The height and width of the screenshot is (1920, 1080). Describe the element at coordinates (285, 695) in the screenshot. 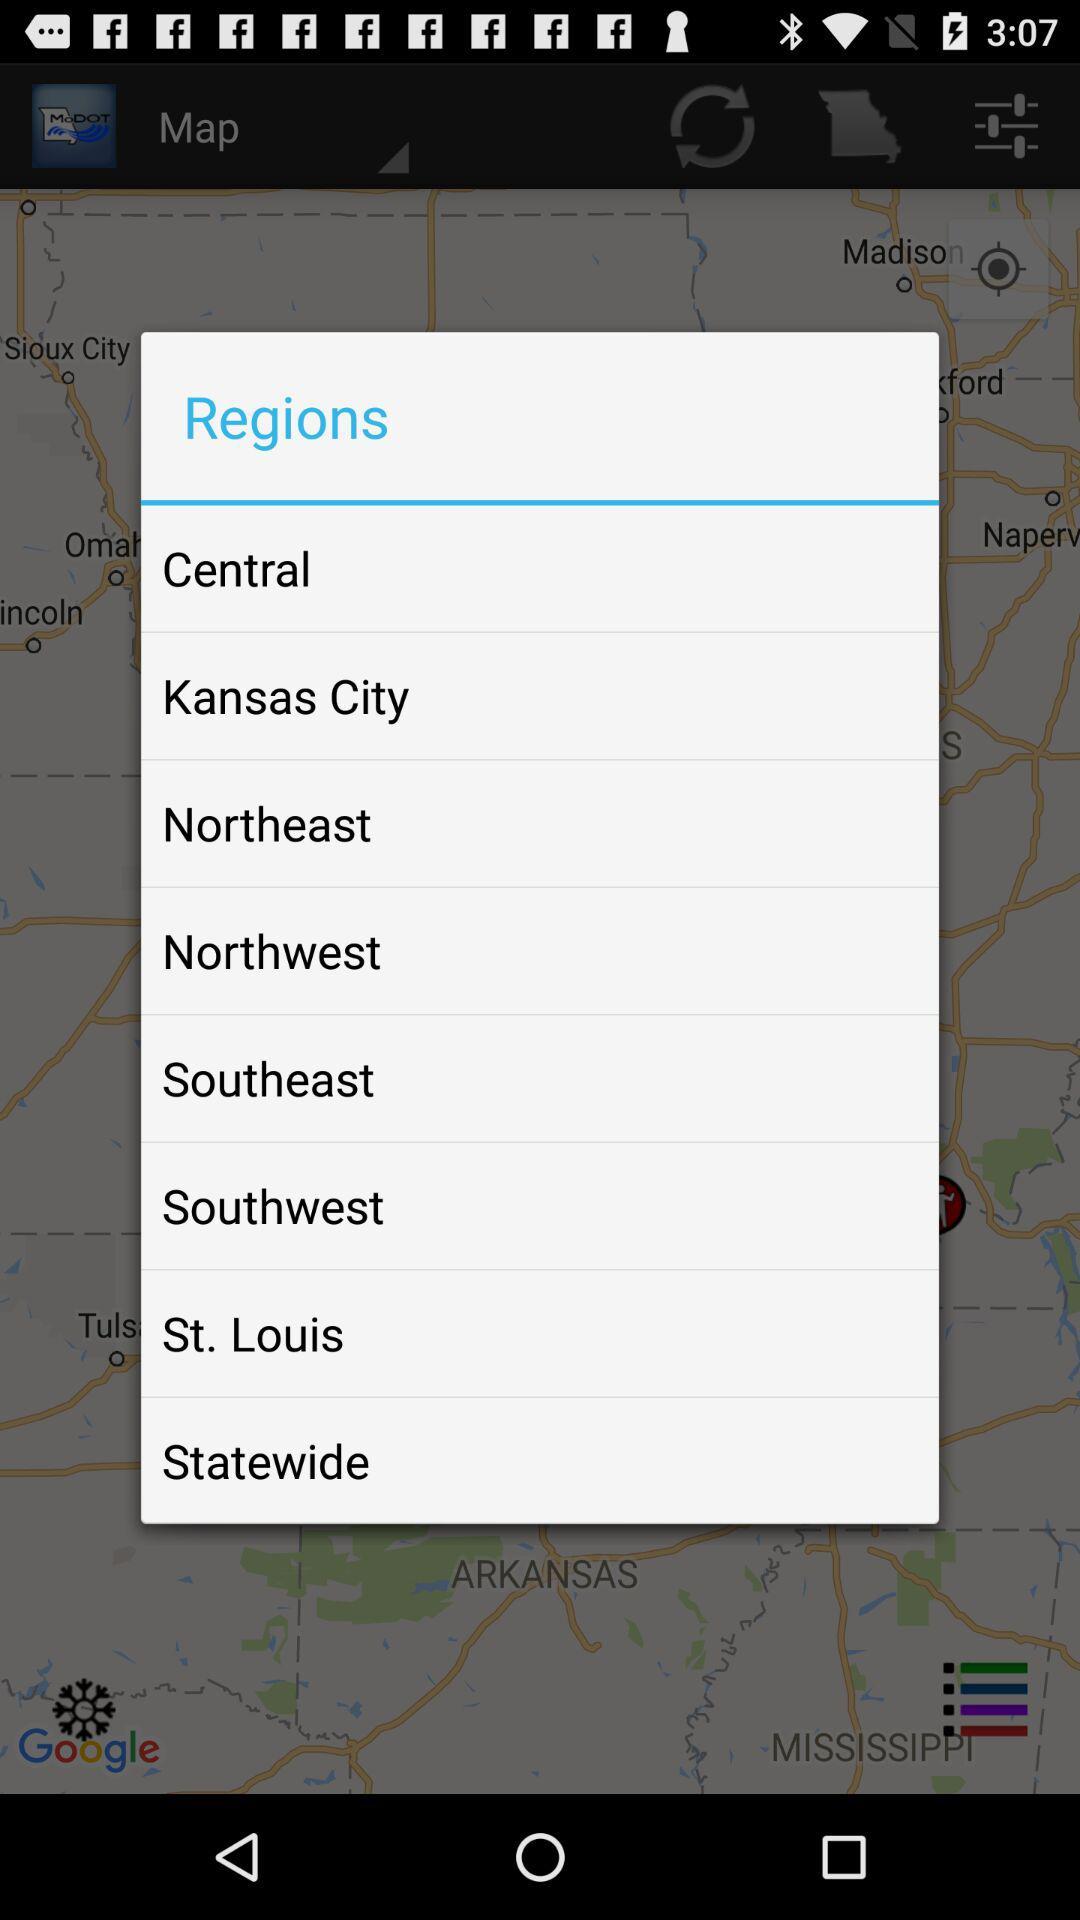

I see `kansas city` at that location.